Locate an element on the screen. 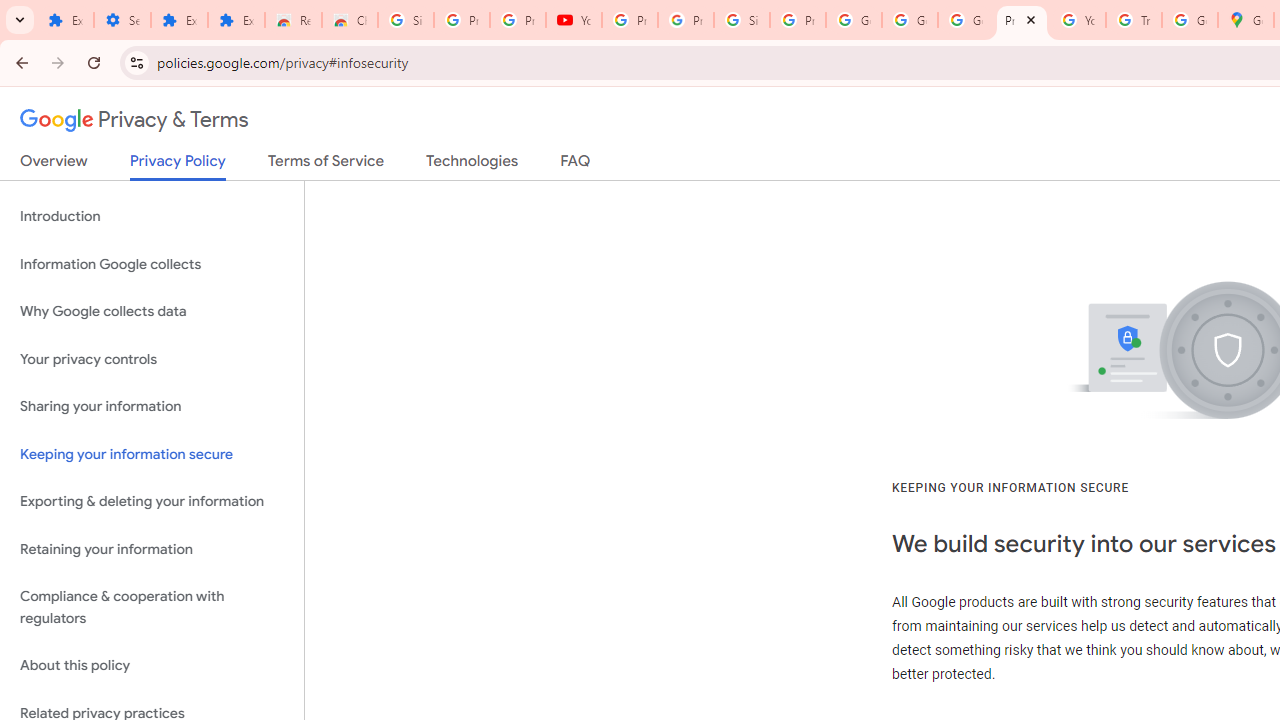 The height and width of the screenshot is (720, 1280). 'Retaining your information' is located at coordinates (151, 549).